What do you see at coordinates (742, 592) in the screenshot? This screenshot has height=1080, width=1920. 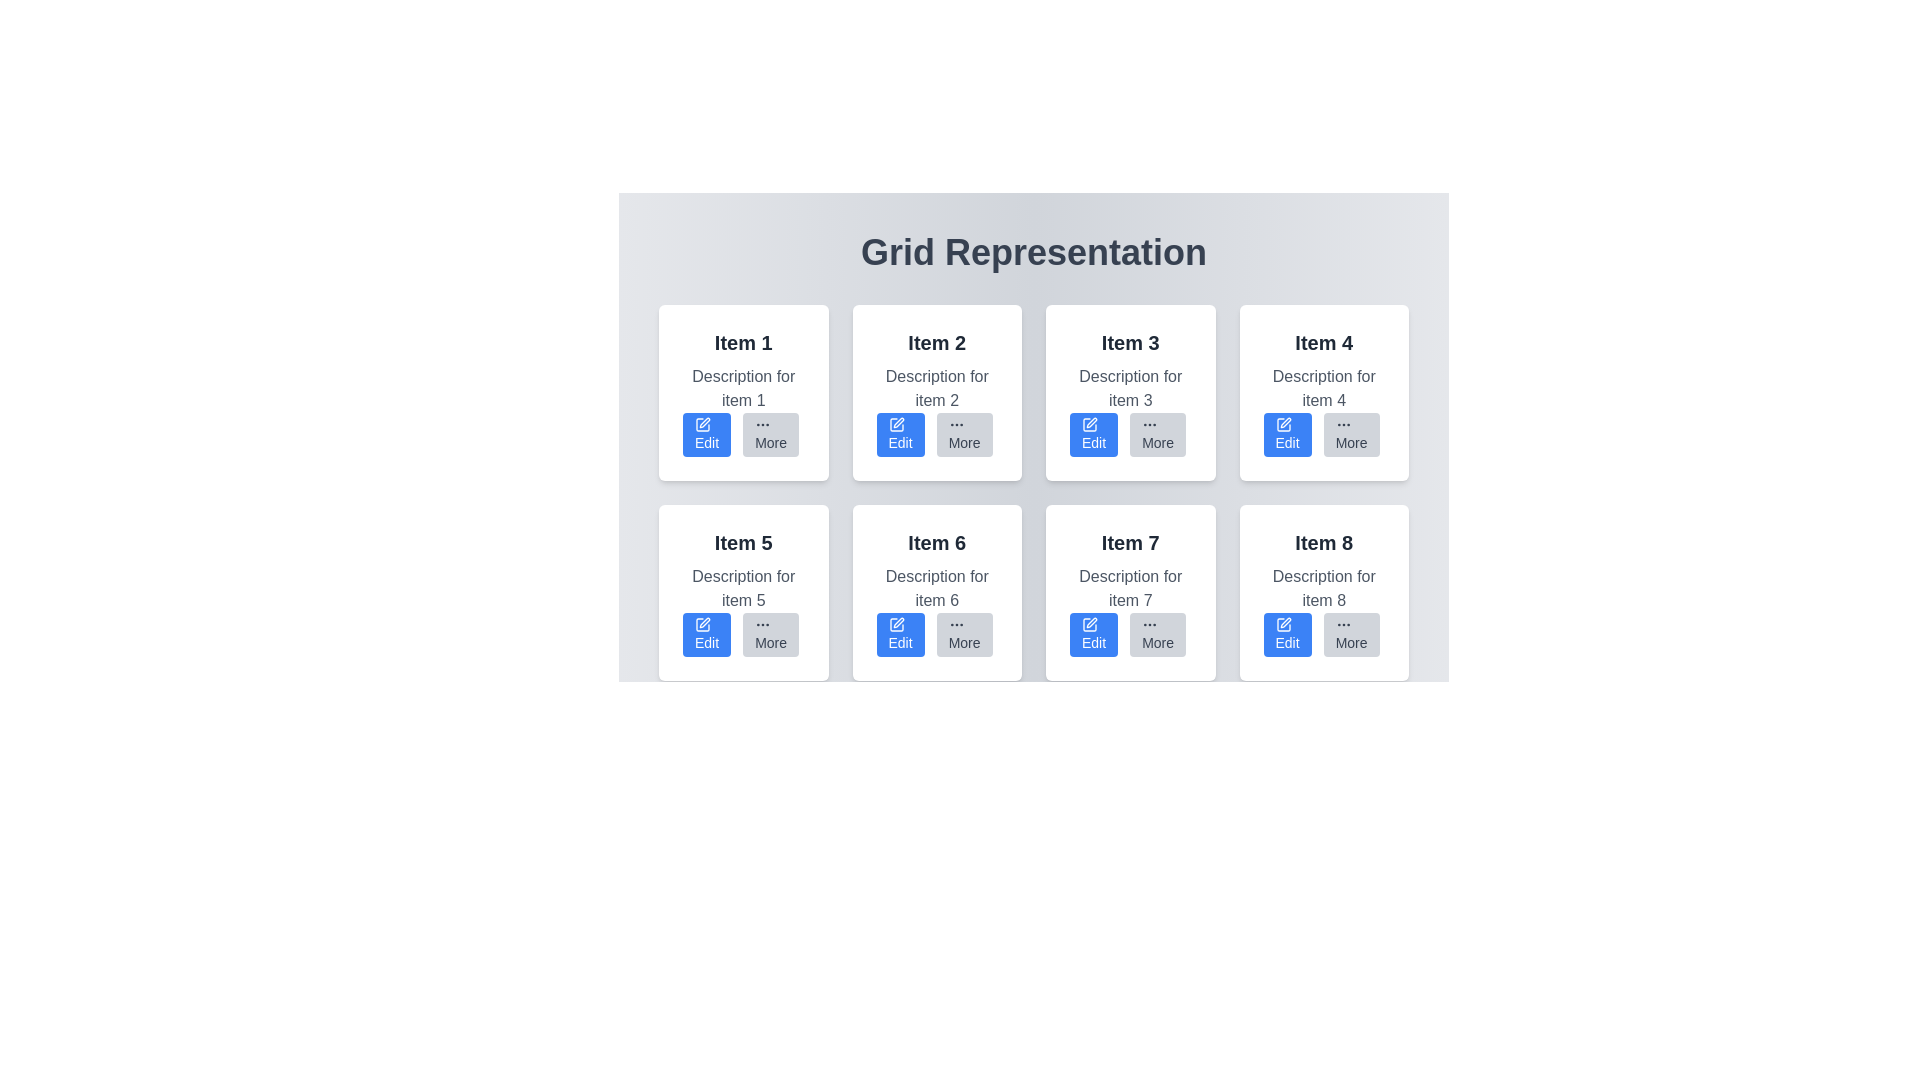 I see `the 'Edit' button of the card element located in the second row and first column of the grid layout, which contains a title and description for an item` at bounding box center [742, 592].